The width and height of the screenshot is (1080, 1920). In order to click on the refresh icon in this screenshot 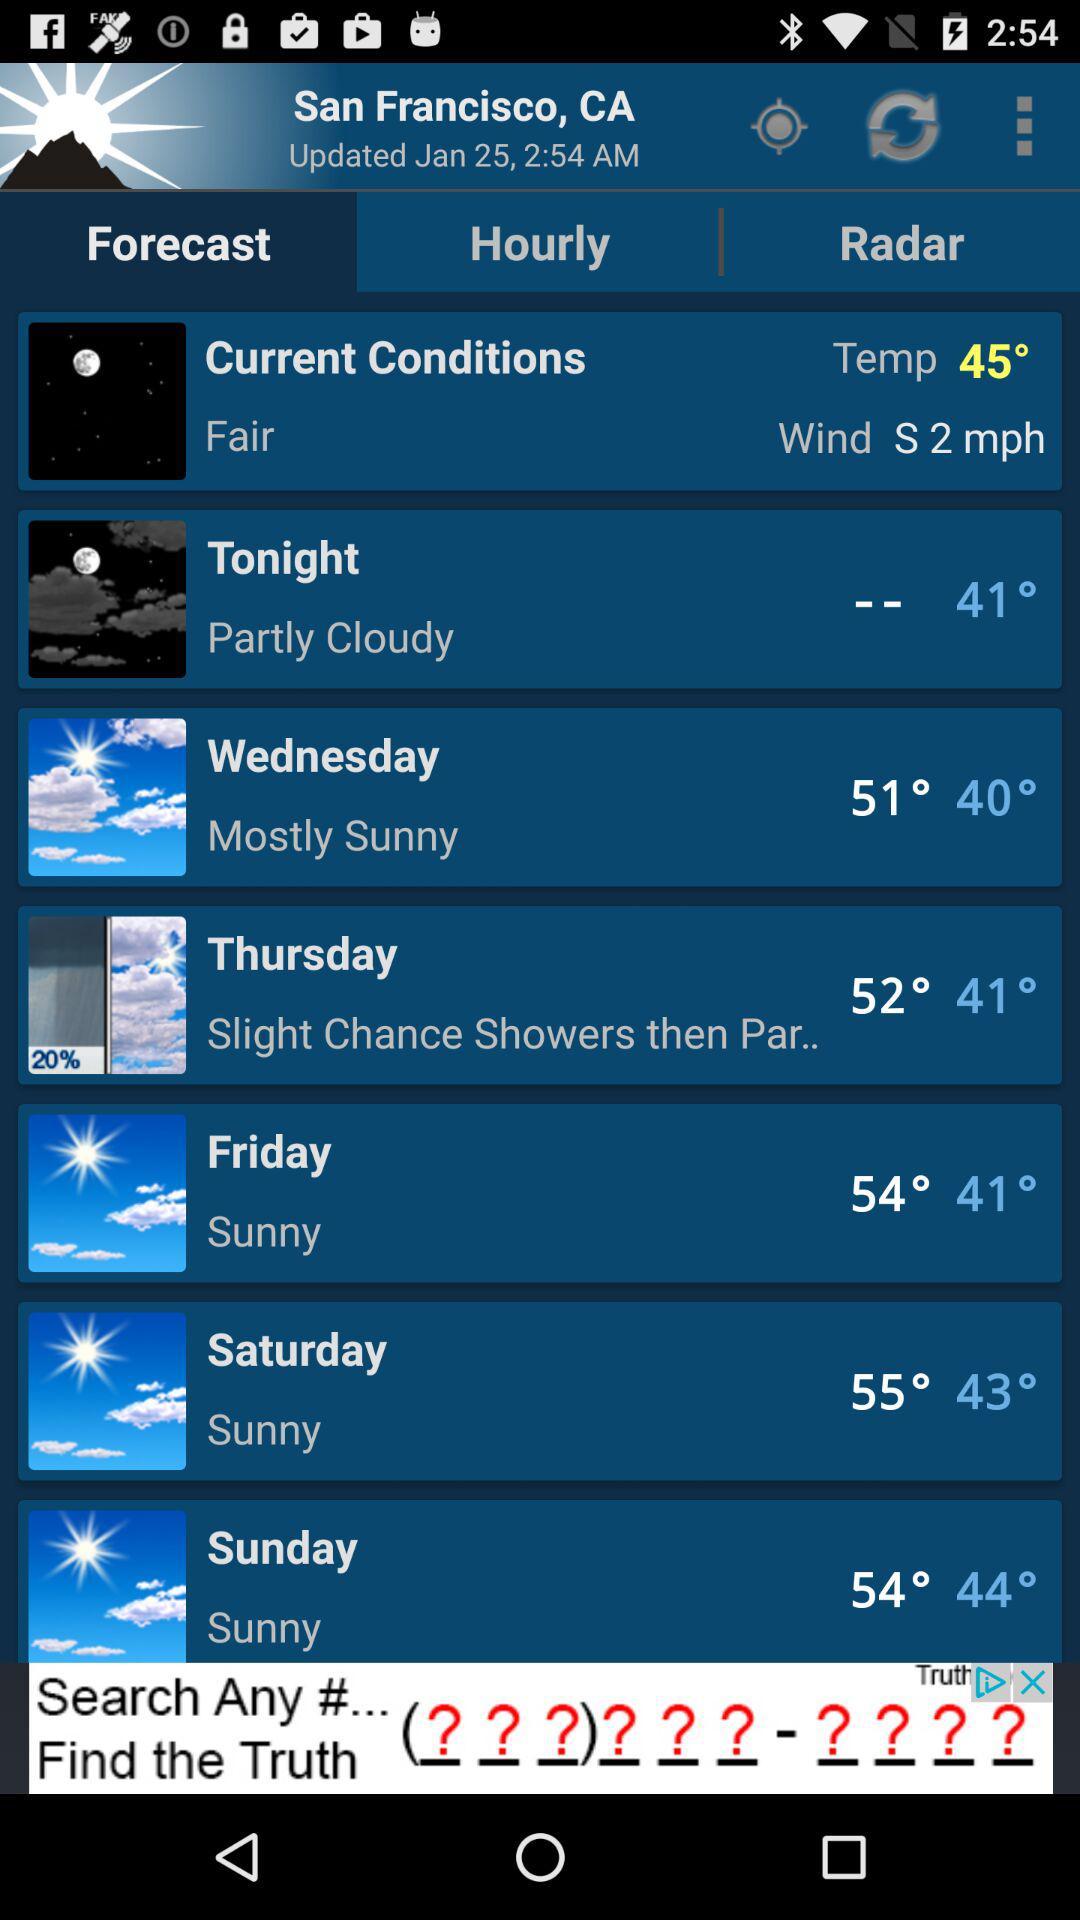, I will do `click(905, 133)`.